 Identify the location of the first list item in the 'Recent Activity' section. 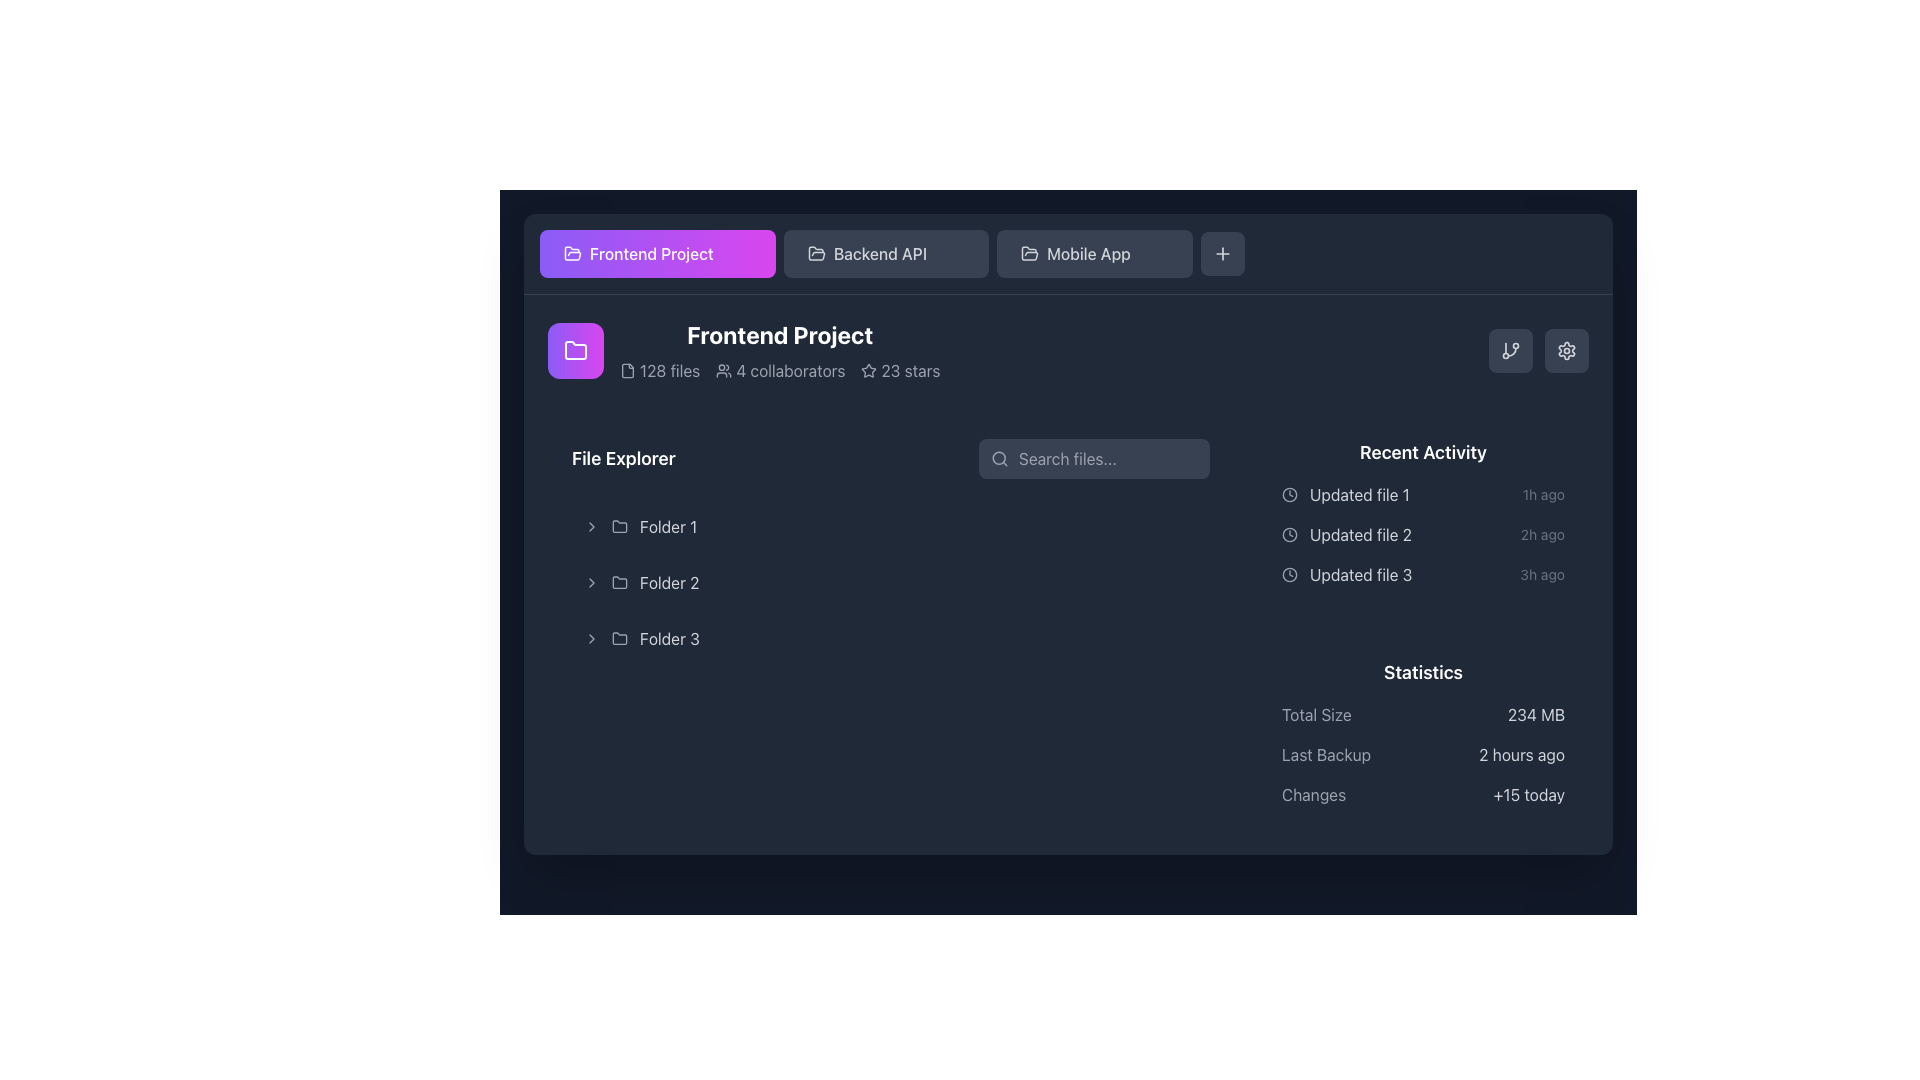
(1422, 494).